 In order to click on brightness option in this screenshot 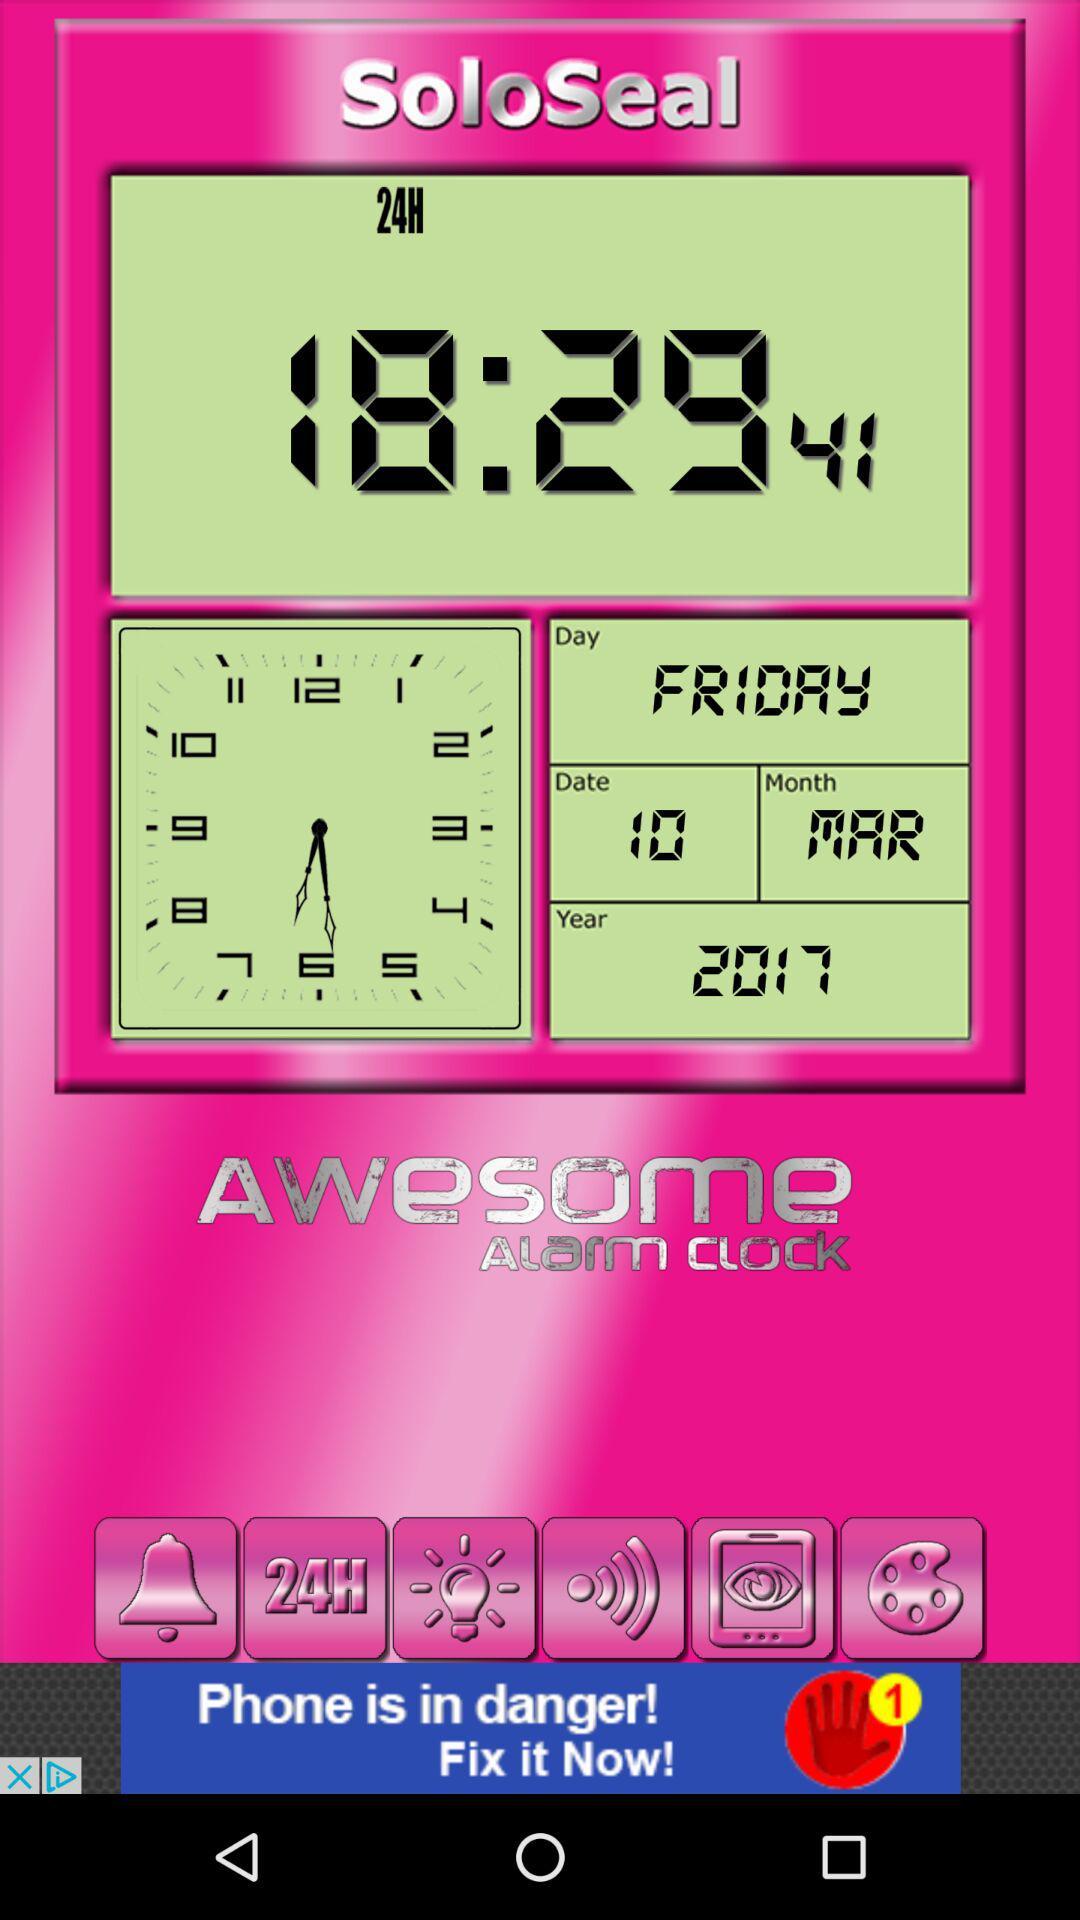, I will do `click(464, 1587)`.